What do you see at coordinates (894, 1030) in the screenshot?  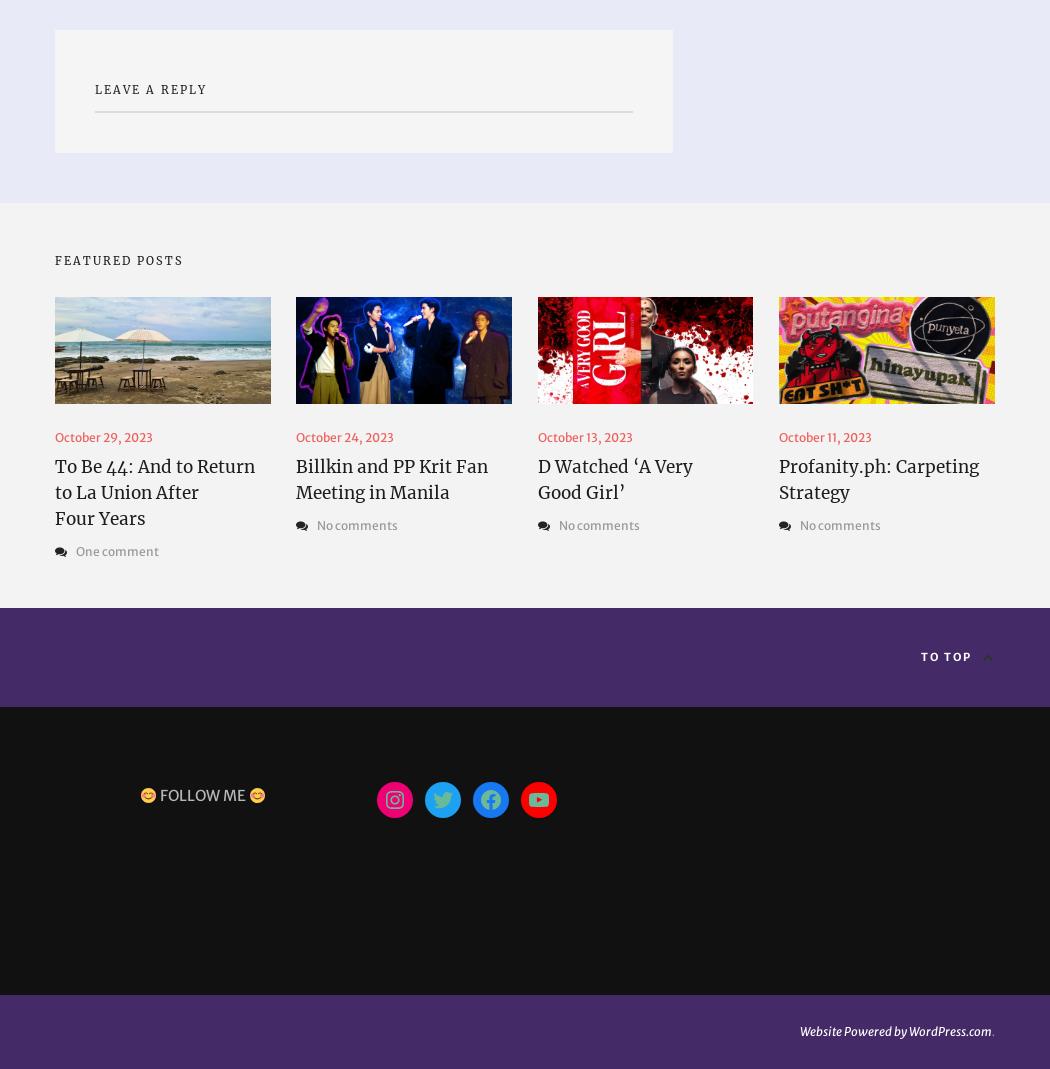 I see `'Website Powered by WordPress.com'` at bounding box center [894, 1030].